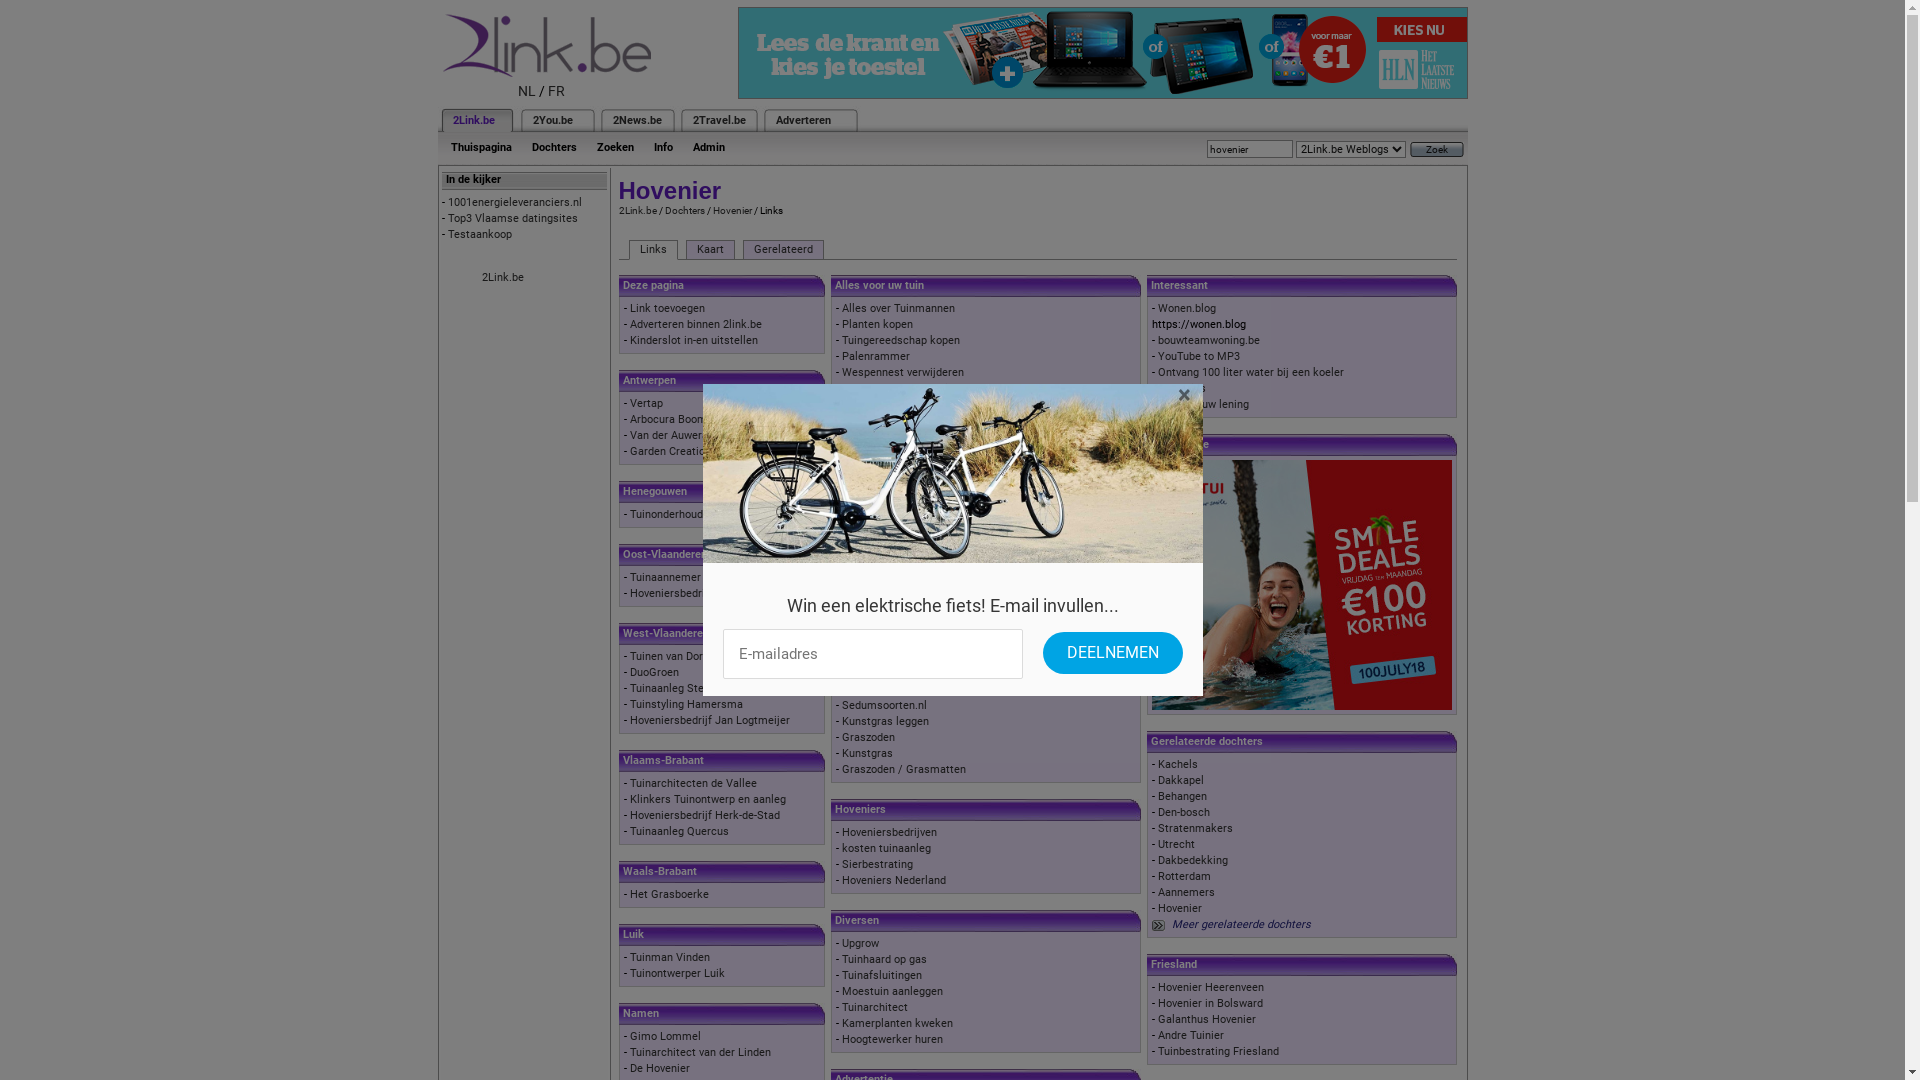 This screenshot has height=1080, width=1920. Describe the element at coordinates (635, 120) in the screenshot. I see `'2News.be'` at that location.